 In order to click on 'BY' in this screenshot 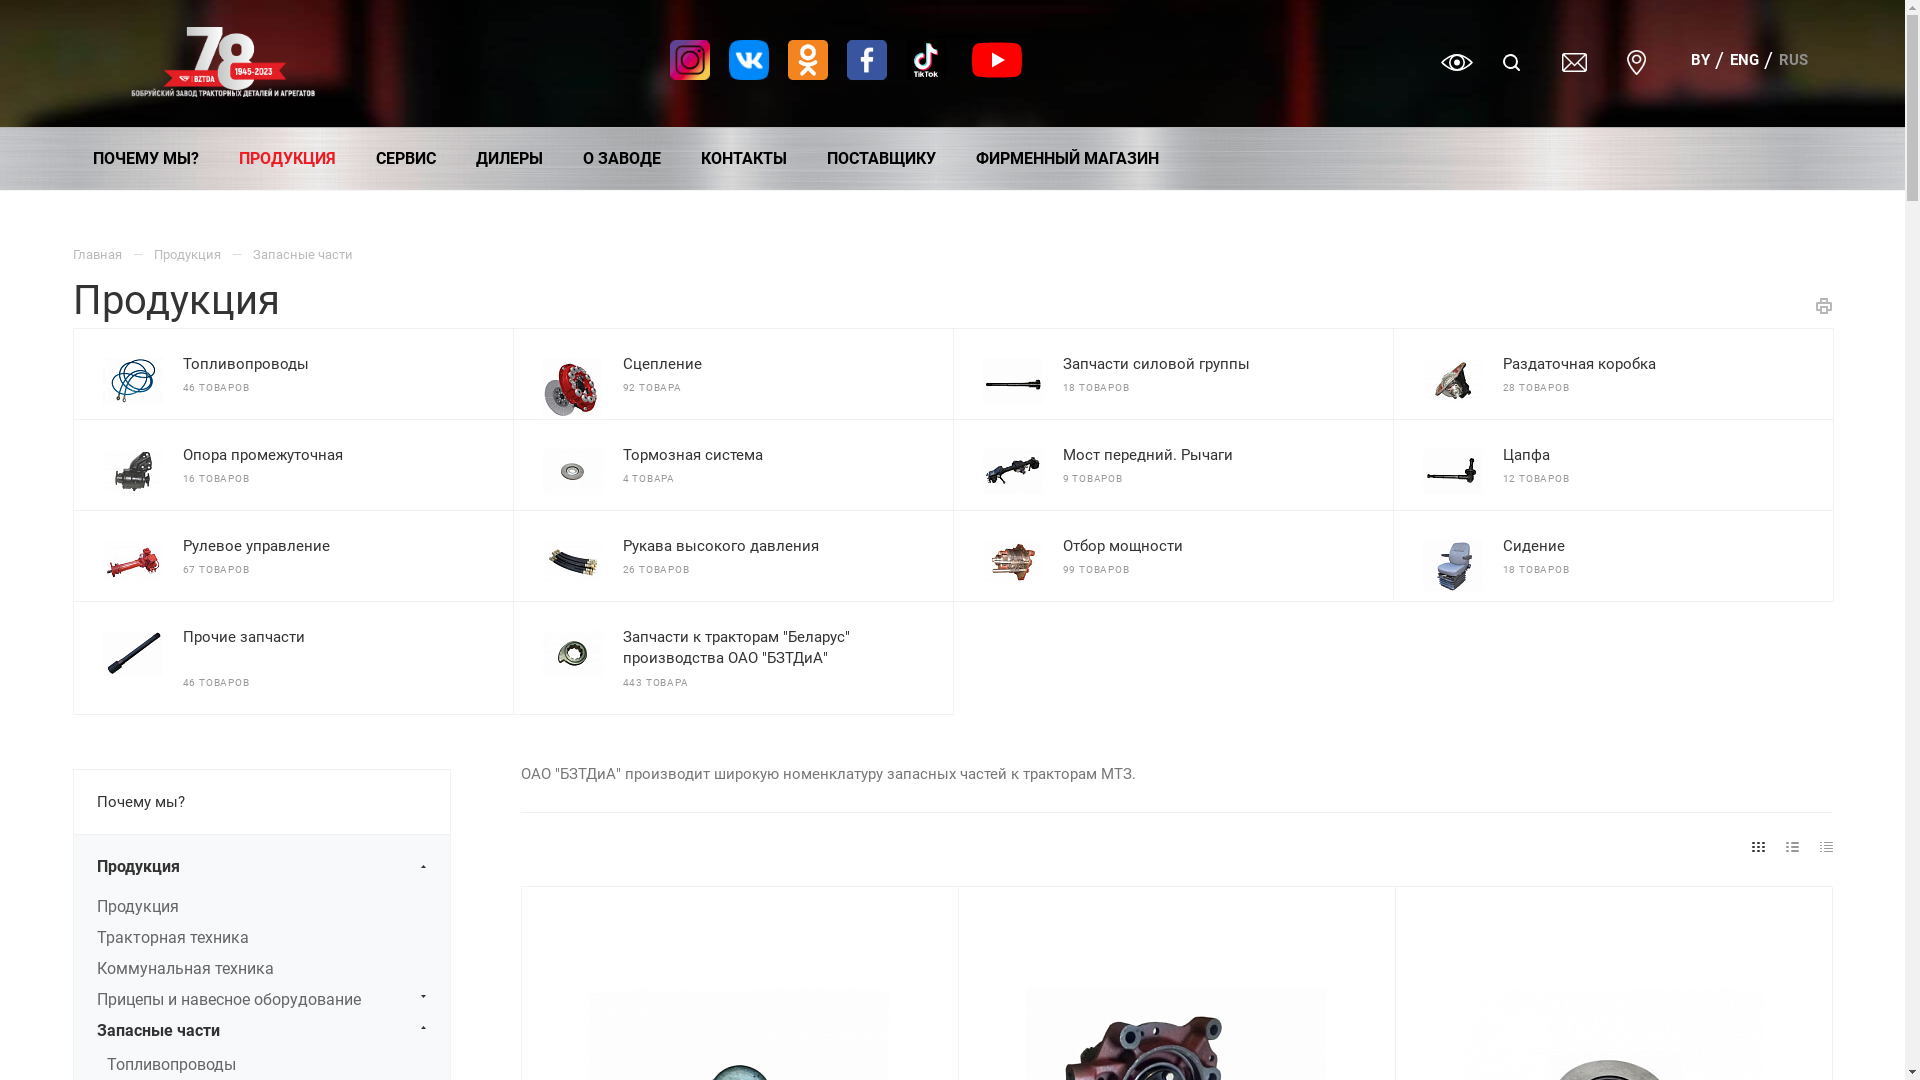, I will do `click(1699, 59)`.